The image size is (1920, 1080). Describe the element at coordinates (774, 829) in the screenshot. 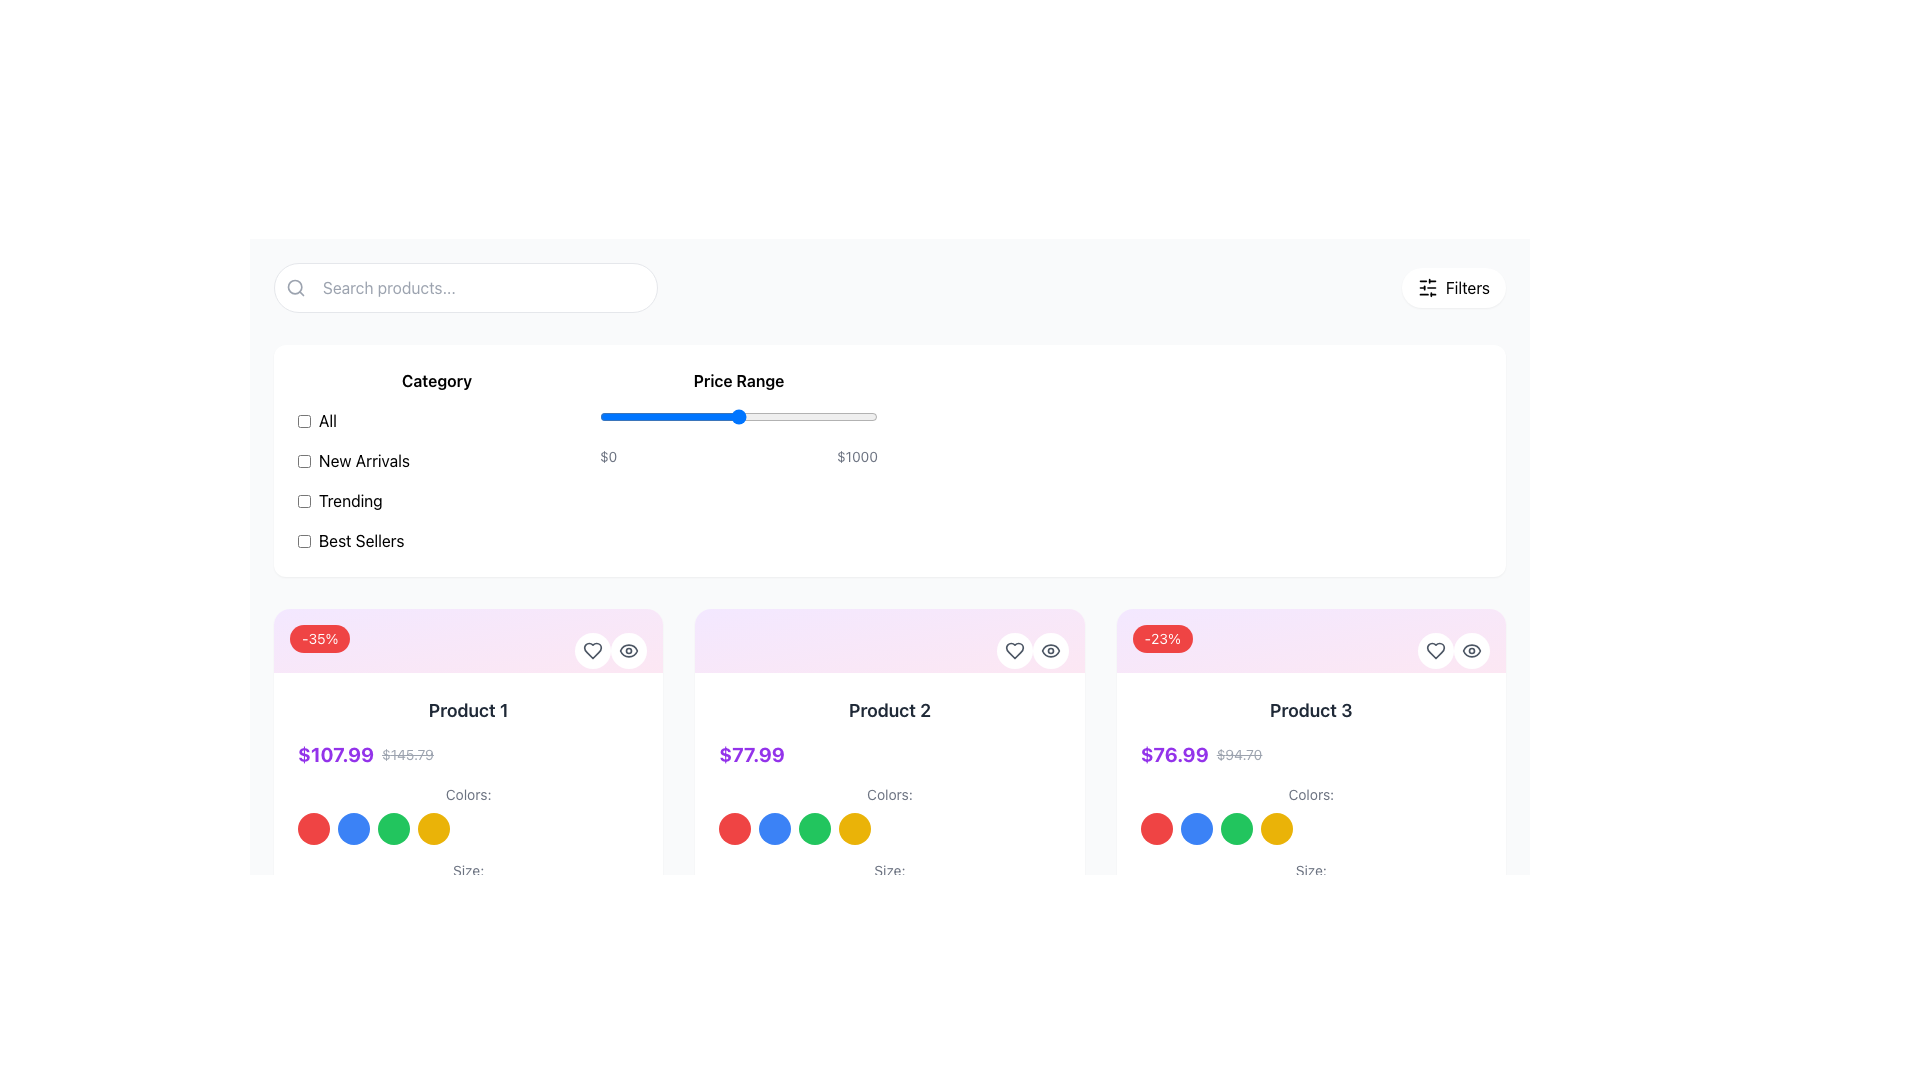

I see `the second circular color indicator in the 'Product 2' section` at that location.